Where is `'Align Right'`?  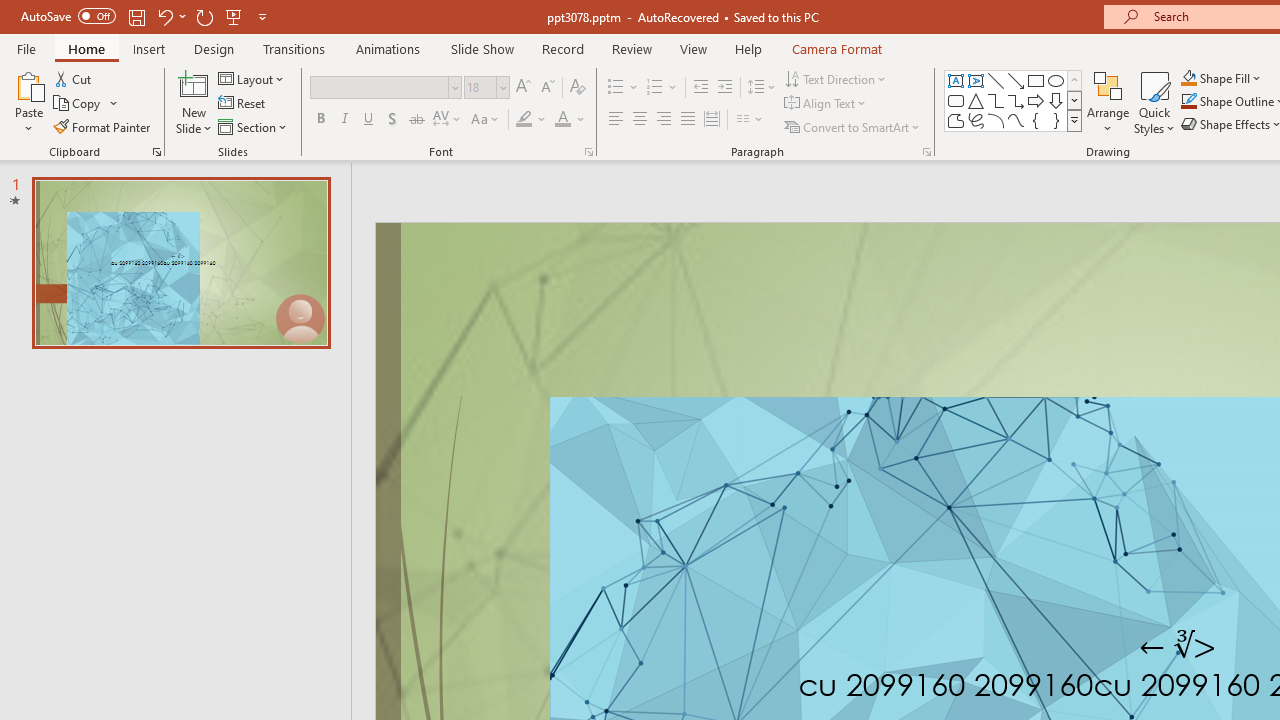 'Align Right' is located at coordinates (663, 119).